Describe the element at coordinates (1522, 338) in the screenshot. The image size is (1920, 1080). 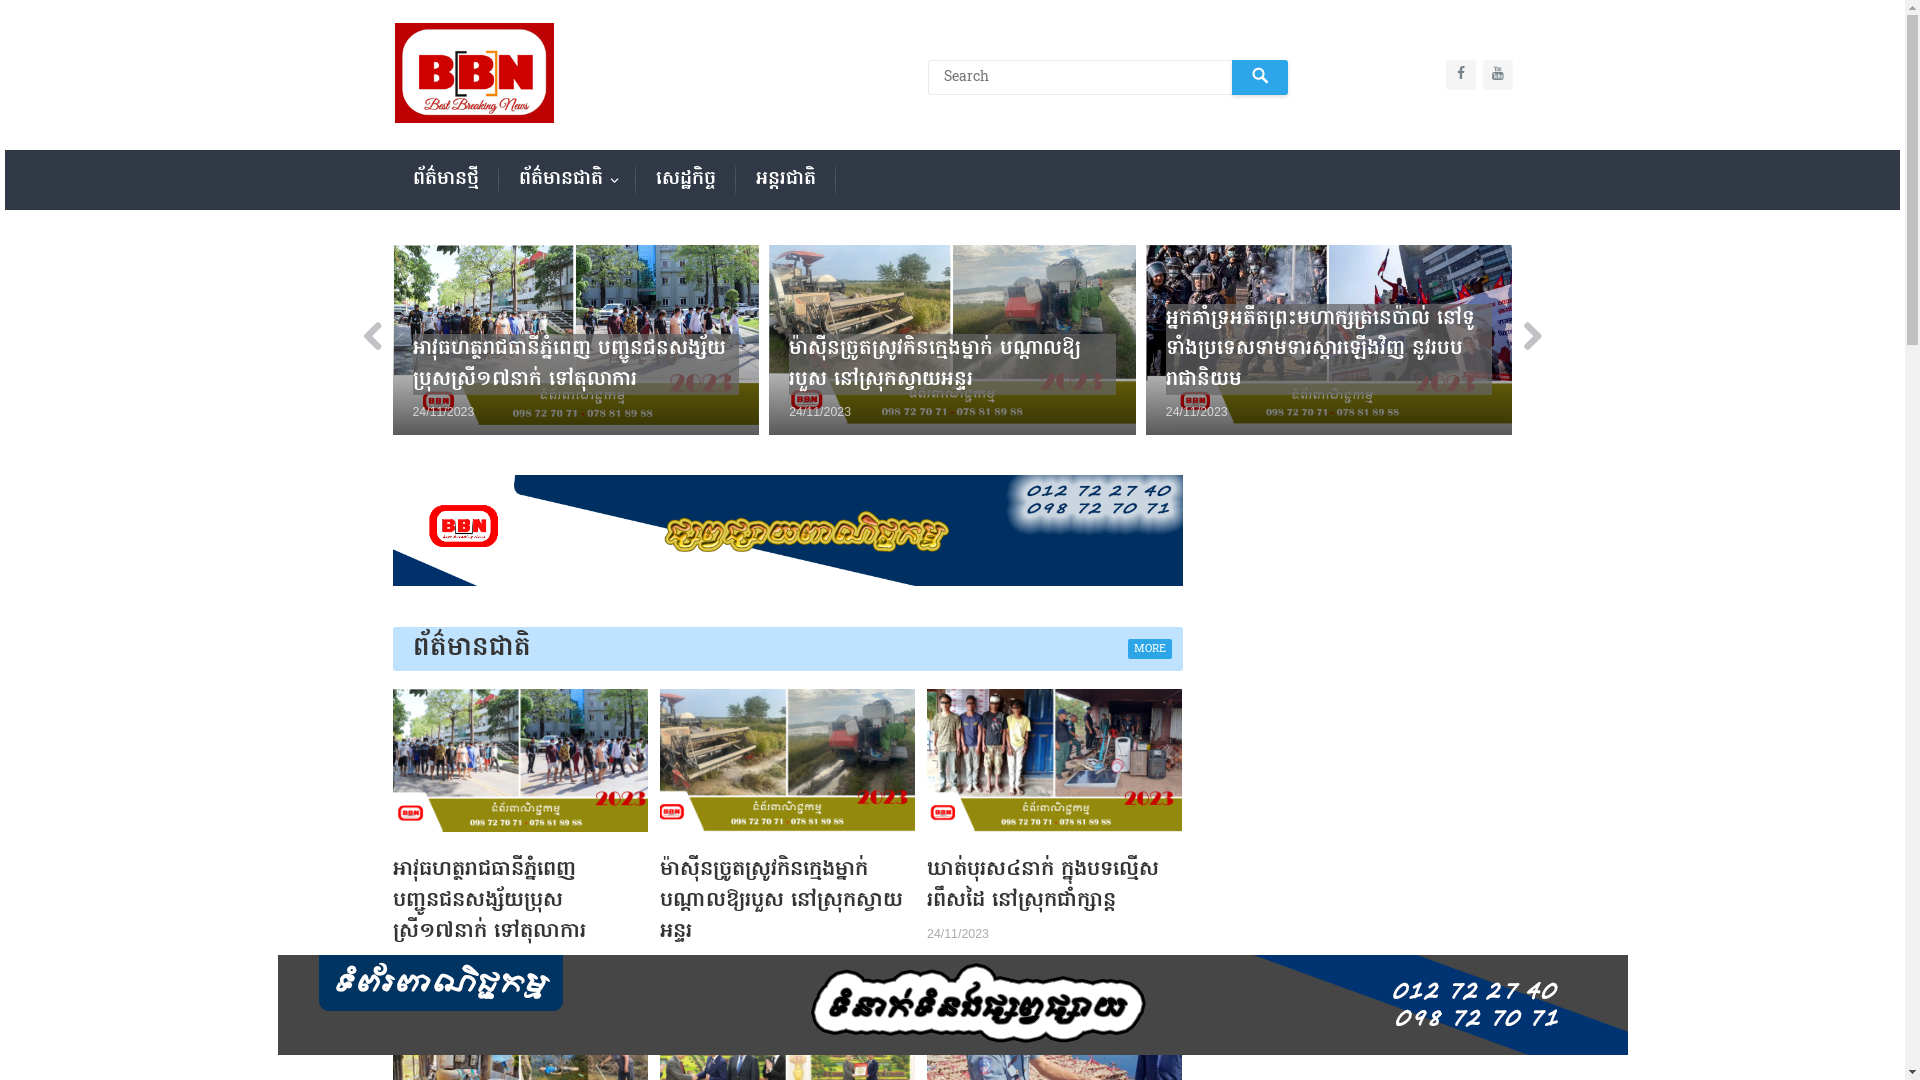
I see `'Next'` at that location.